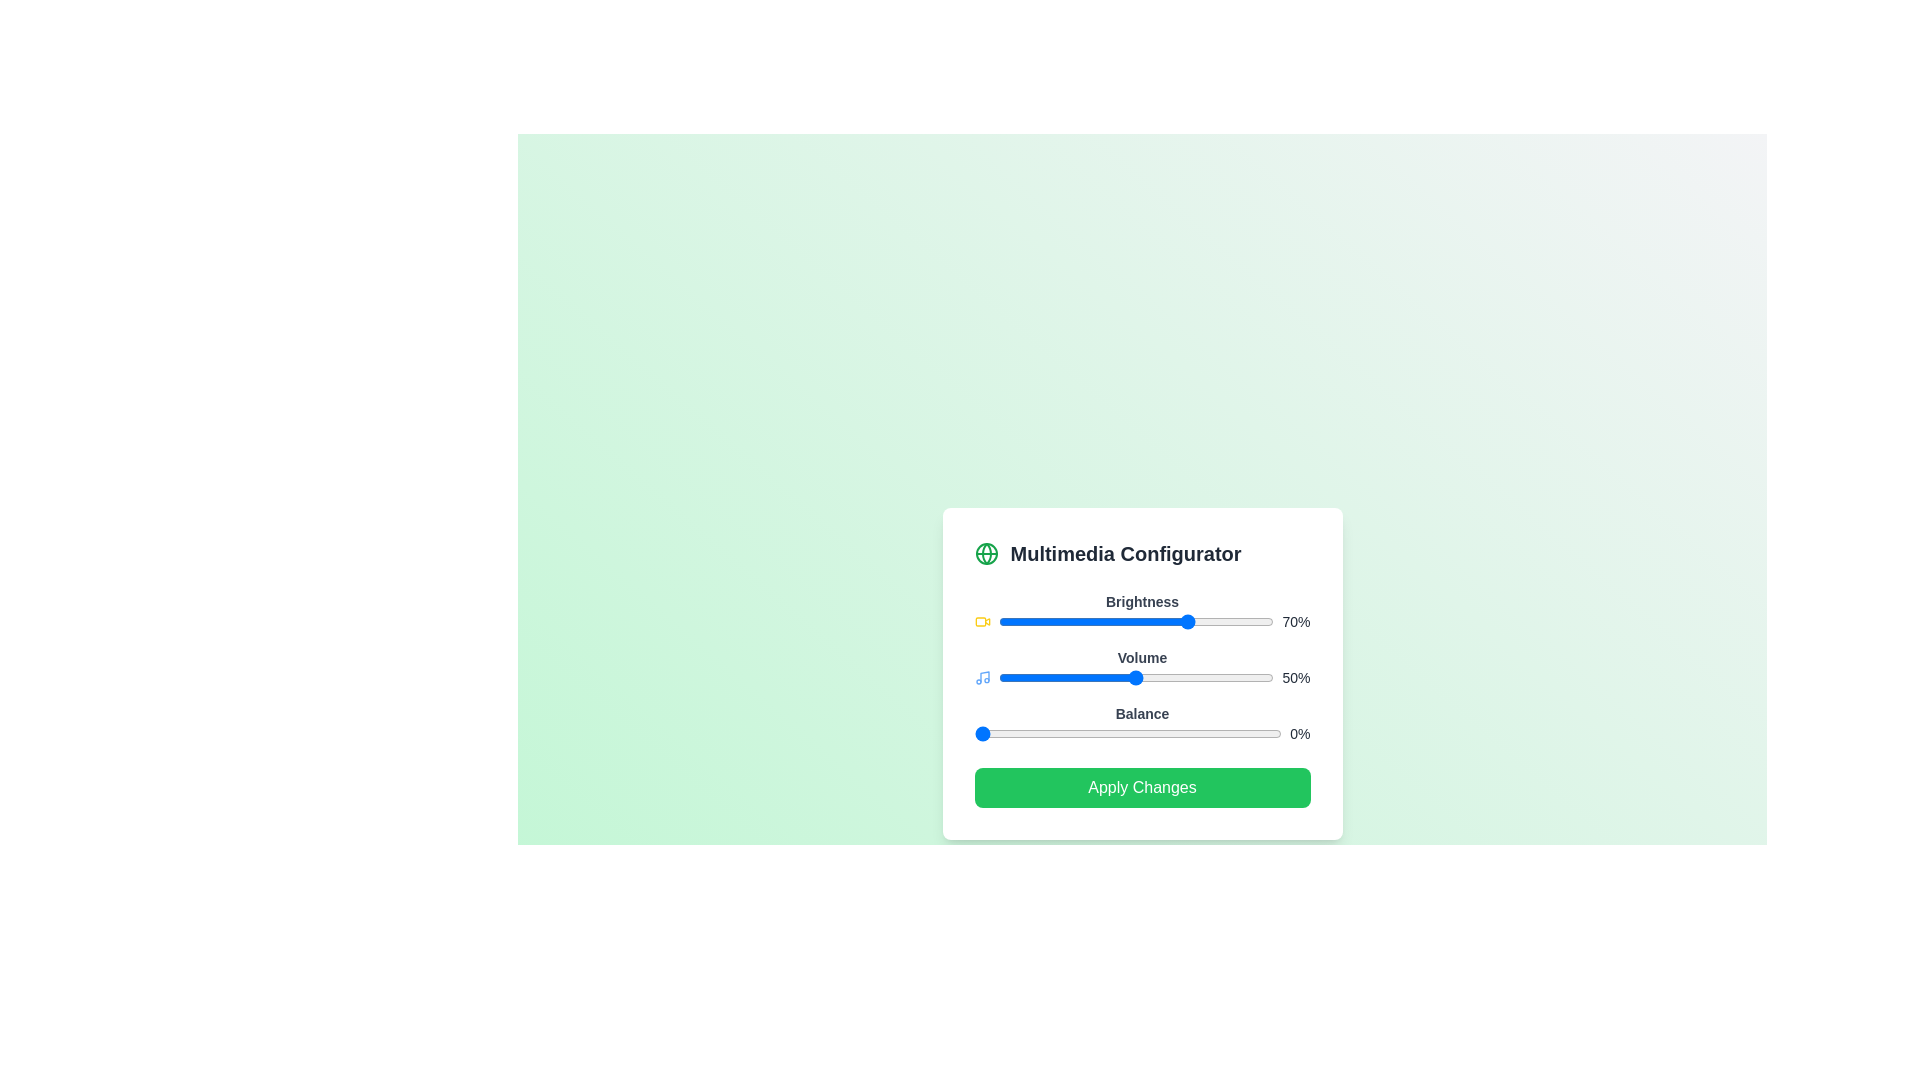 Image resolution: width=1920 pixels, height=1080 pixels. Describe the element at coordinates (982, 620) in the screenshot. I see `the icon next to the Brightness slider to inspect its context` at that location.